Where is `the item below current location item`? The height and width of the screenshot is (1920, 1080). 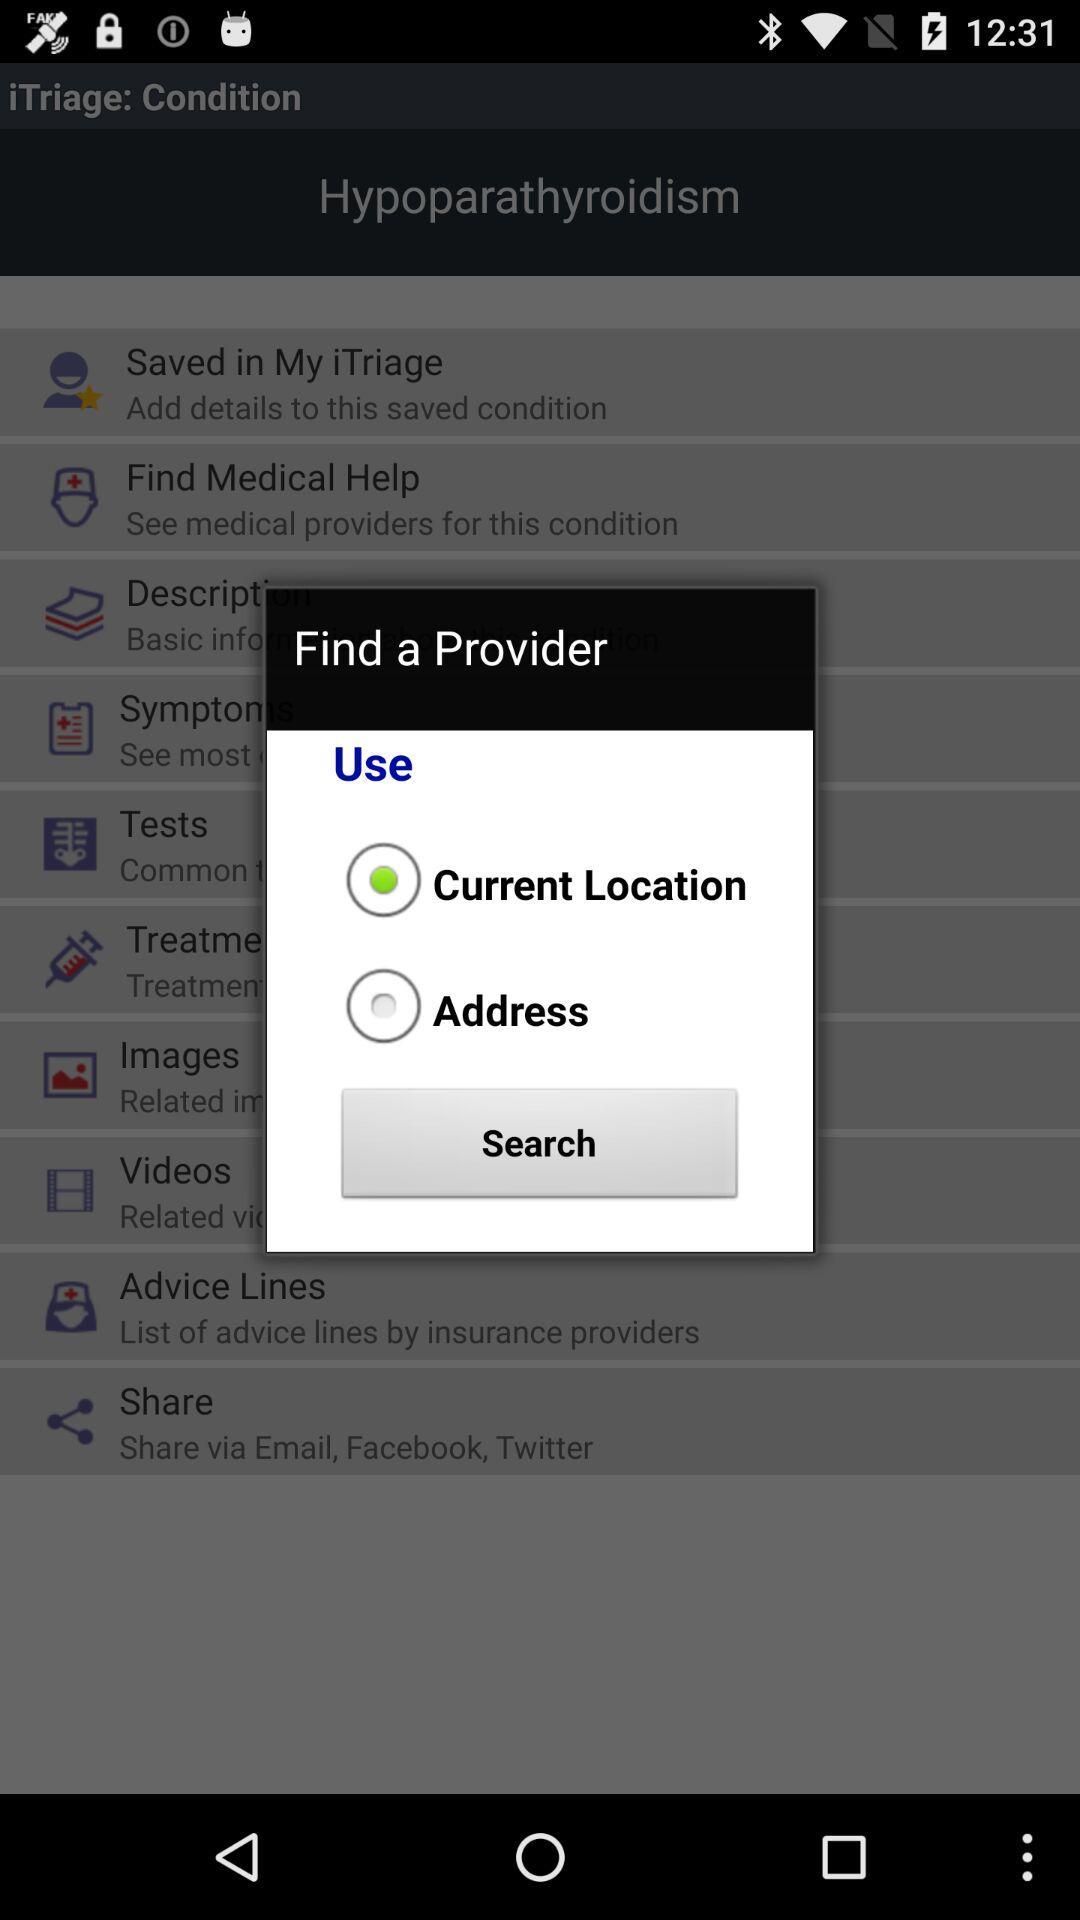
the item below current location item is located at coordinates (461, 1009).